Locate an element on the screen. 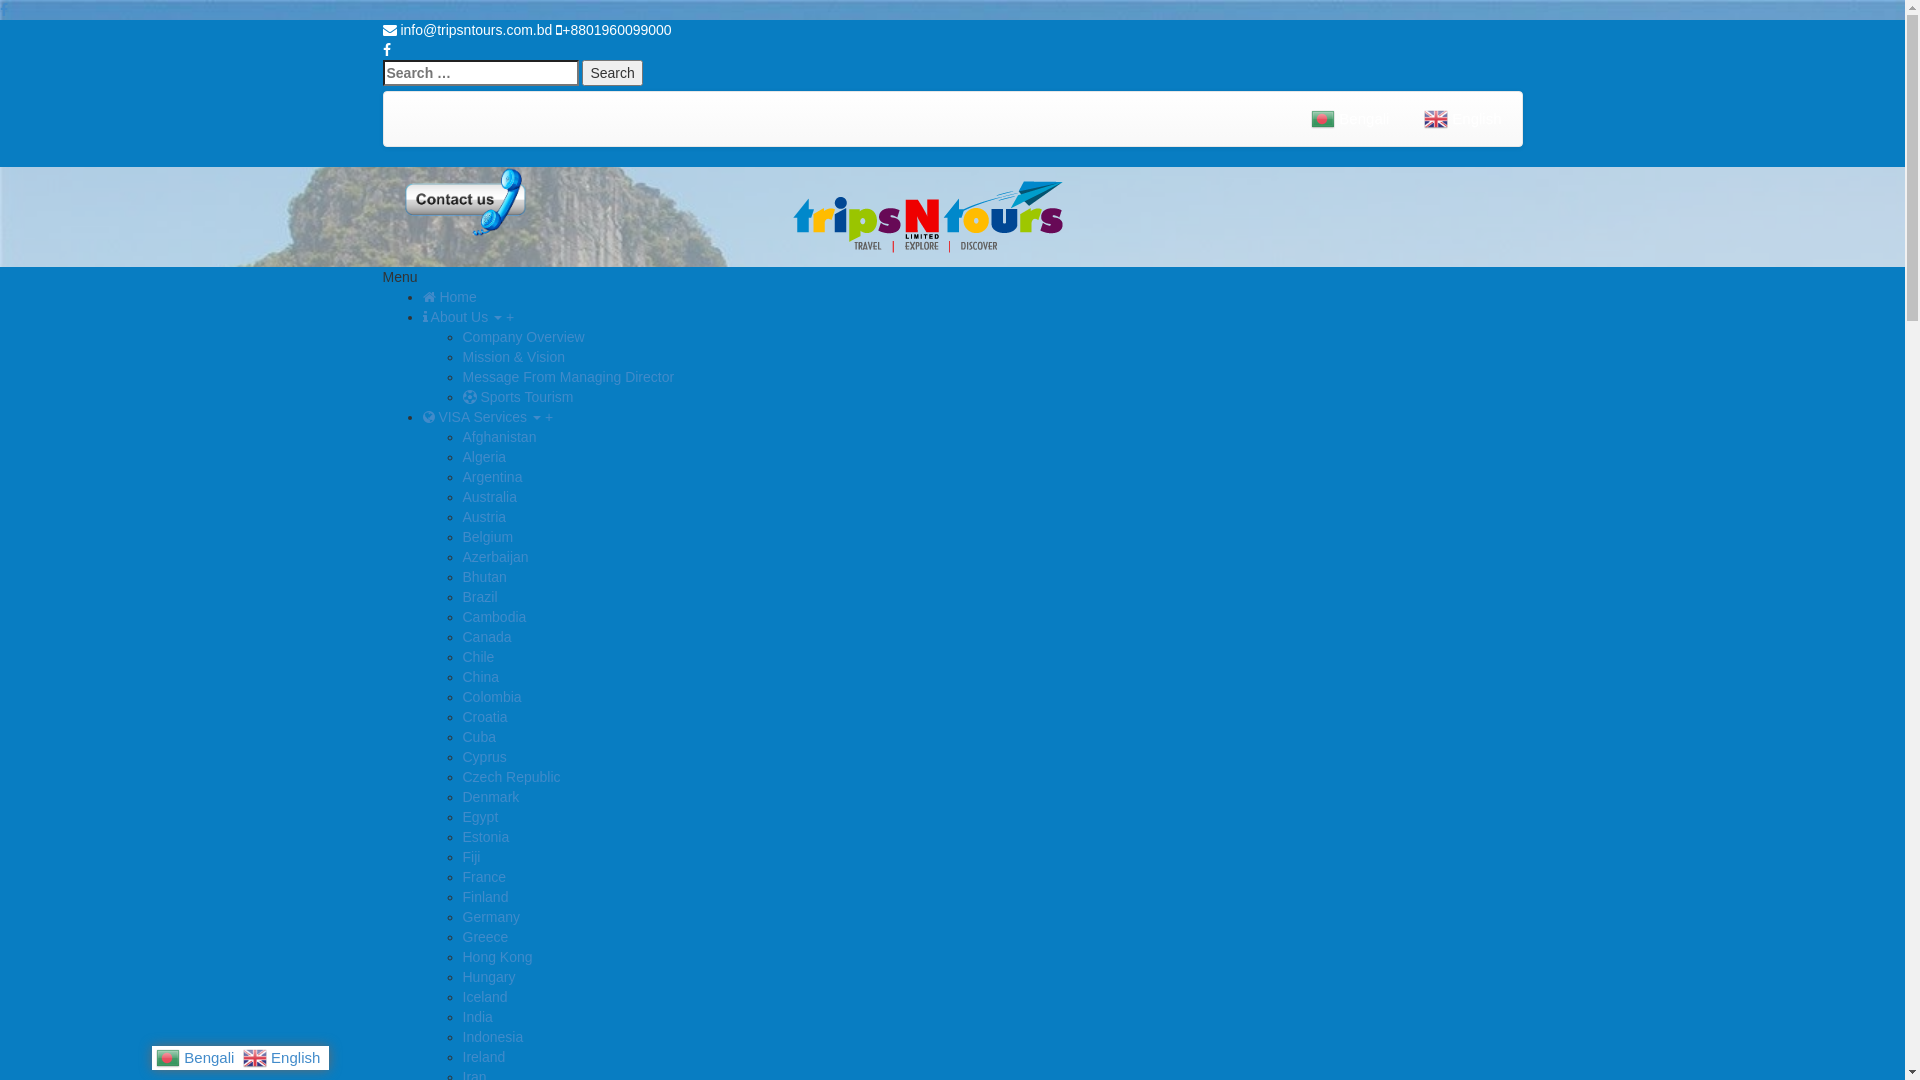 This screenshot has width=1920, height=1080. 'Iceland' is located at coordinates (484, 996).